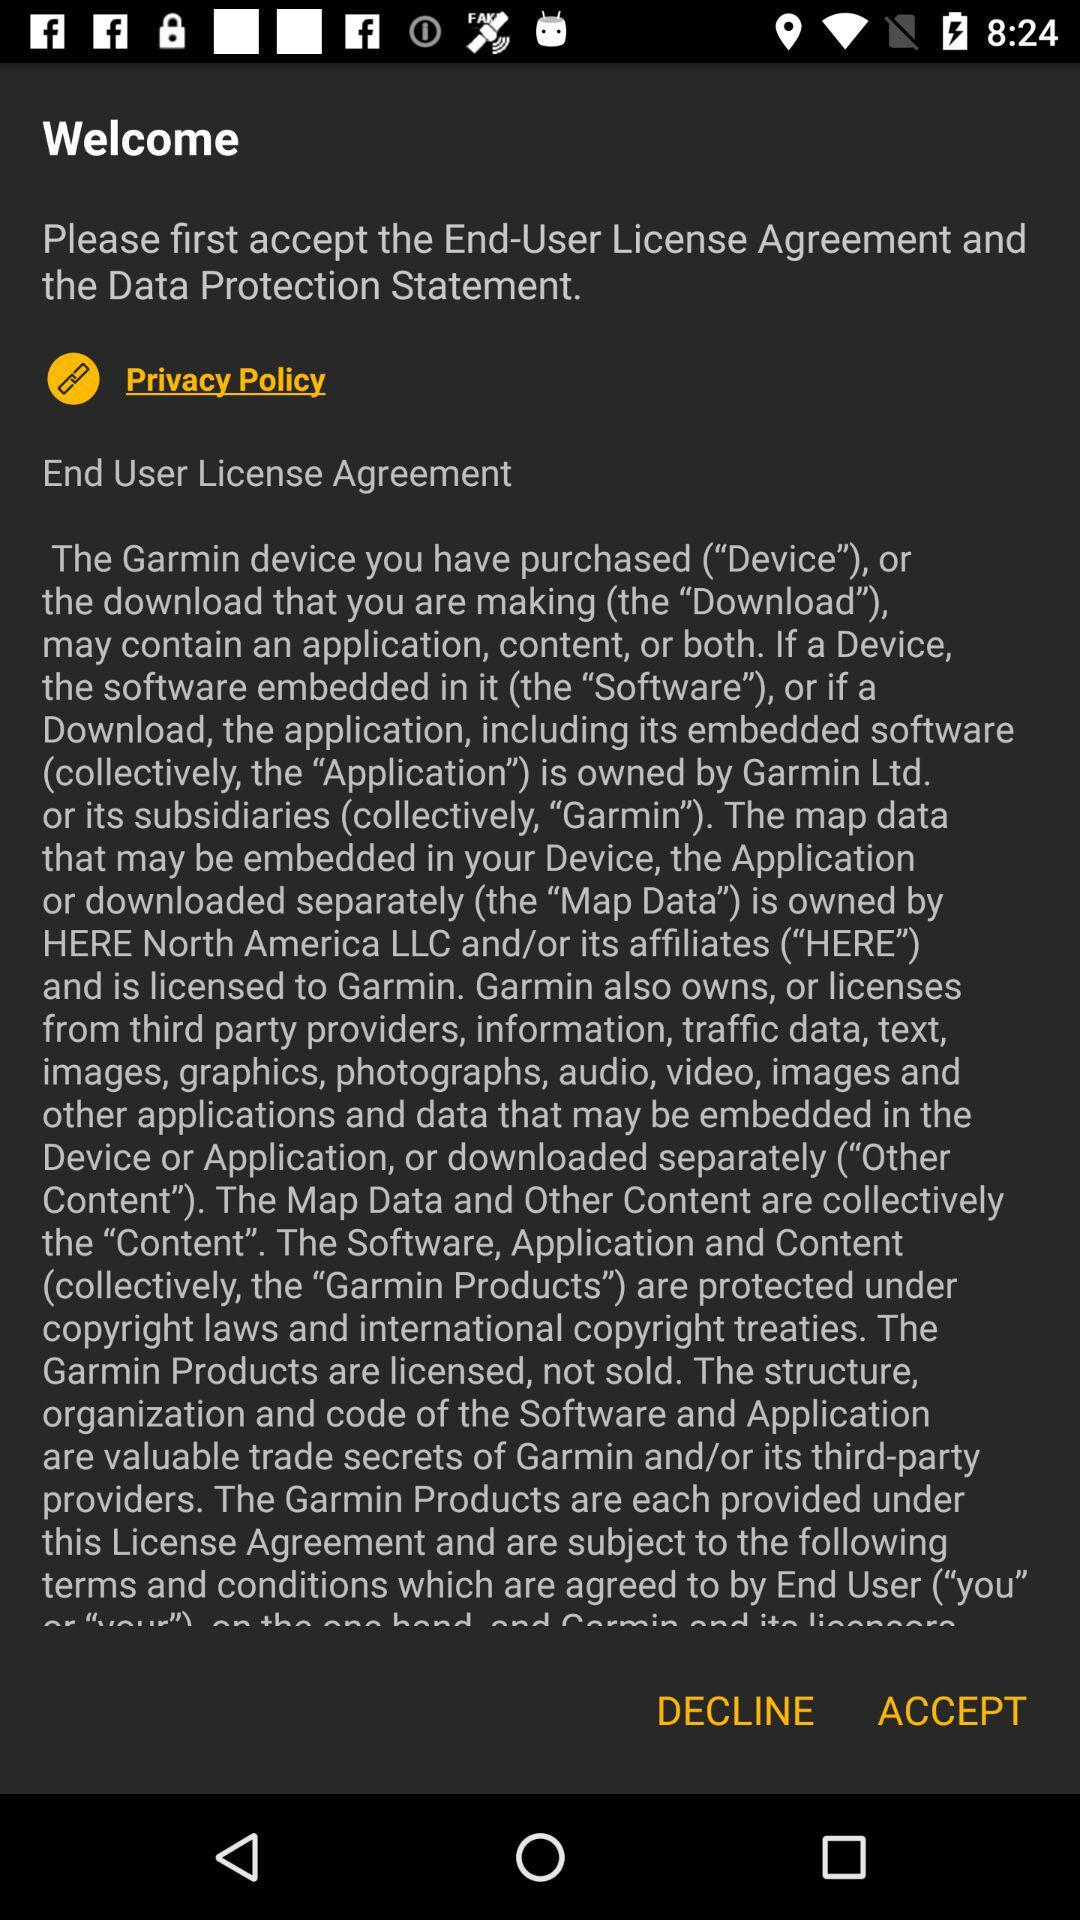 The width and height of the screenshot is (1080, 1920). I want to click on the privacy policy, so click(582, 378).